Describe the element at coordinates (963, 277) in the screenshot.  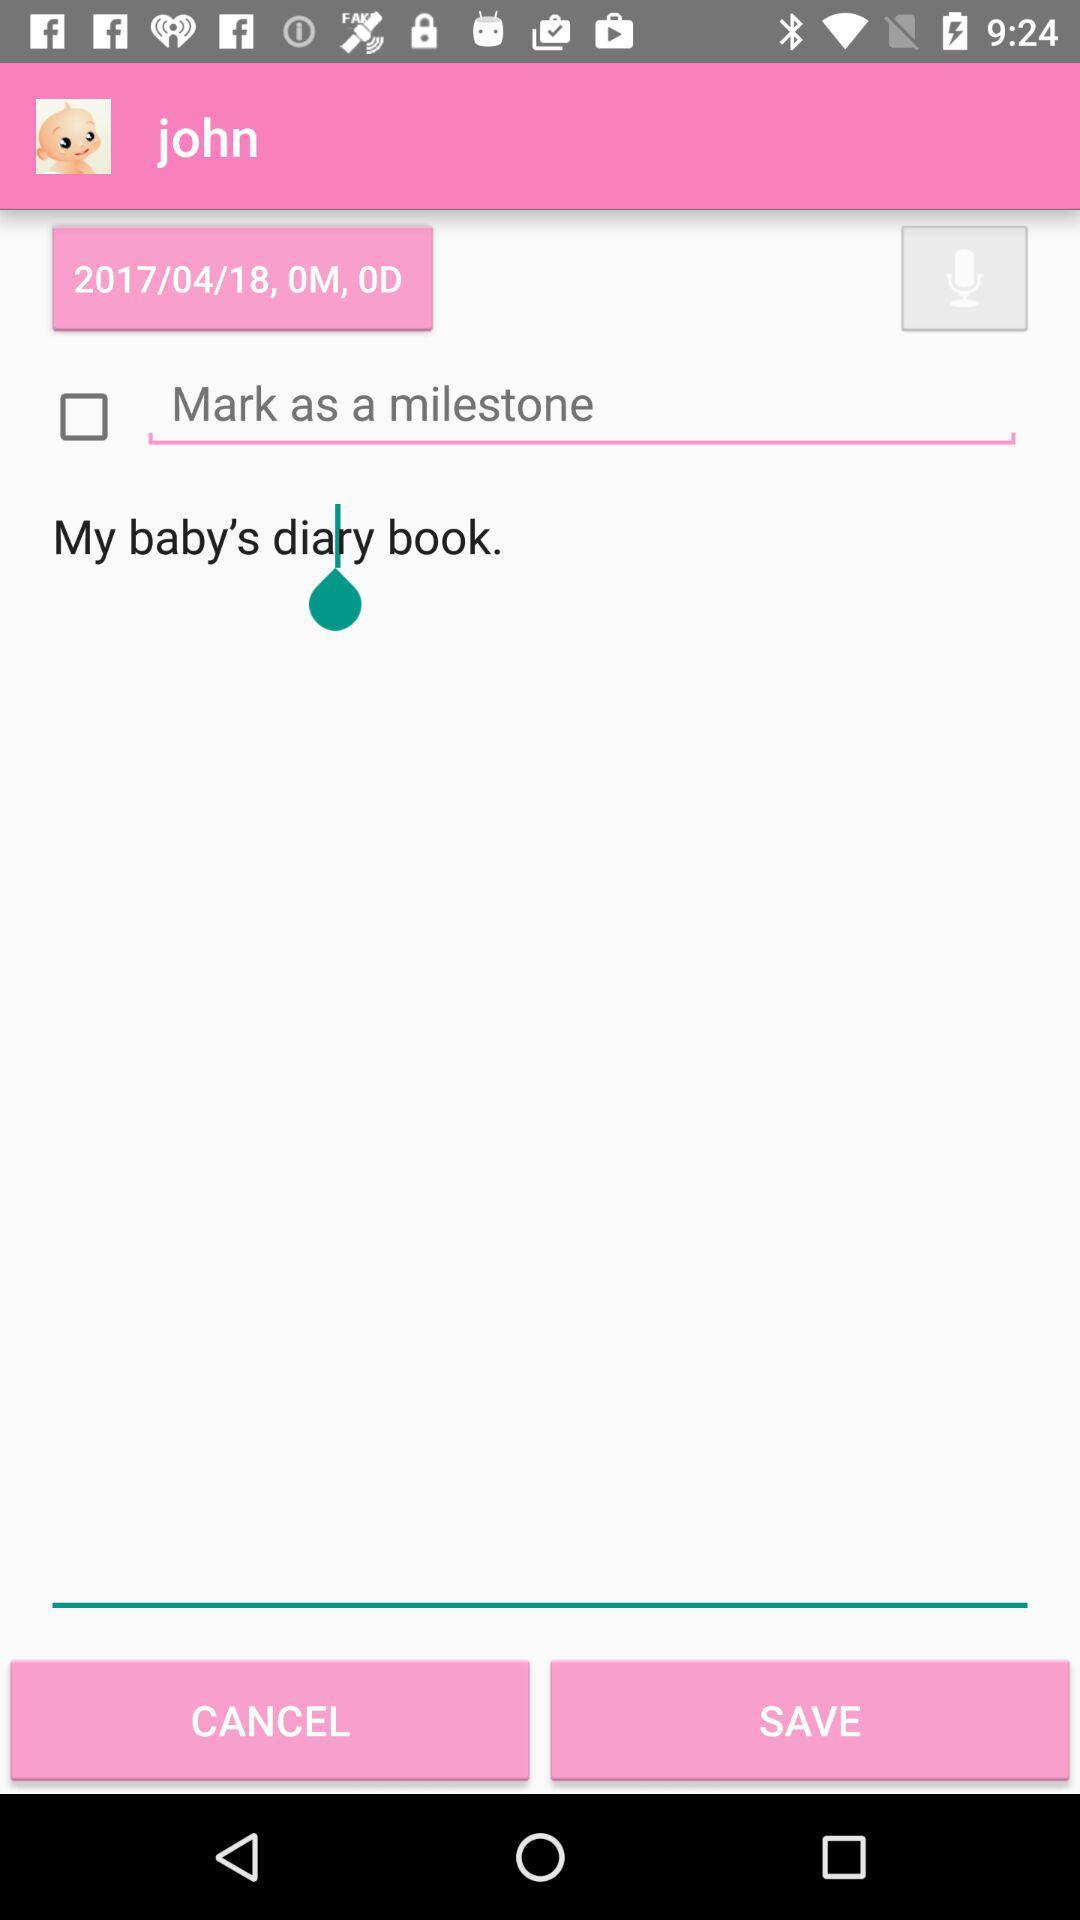
I see `switch voice command on` at that location.